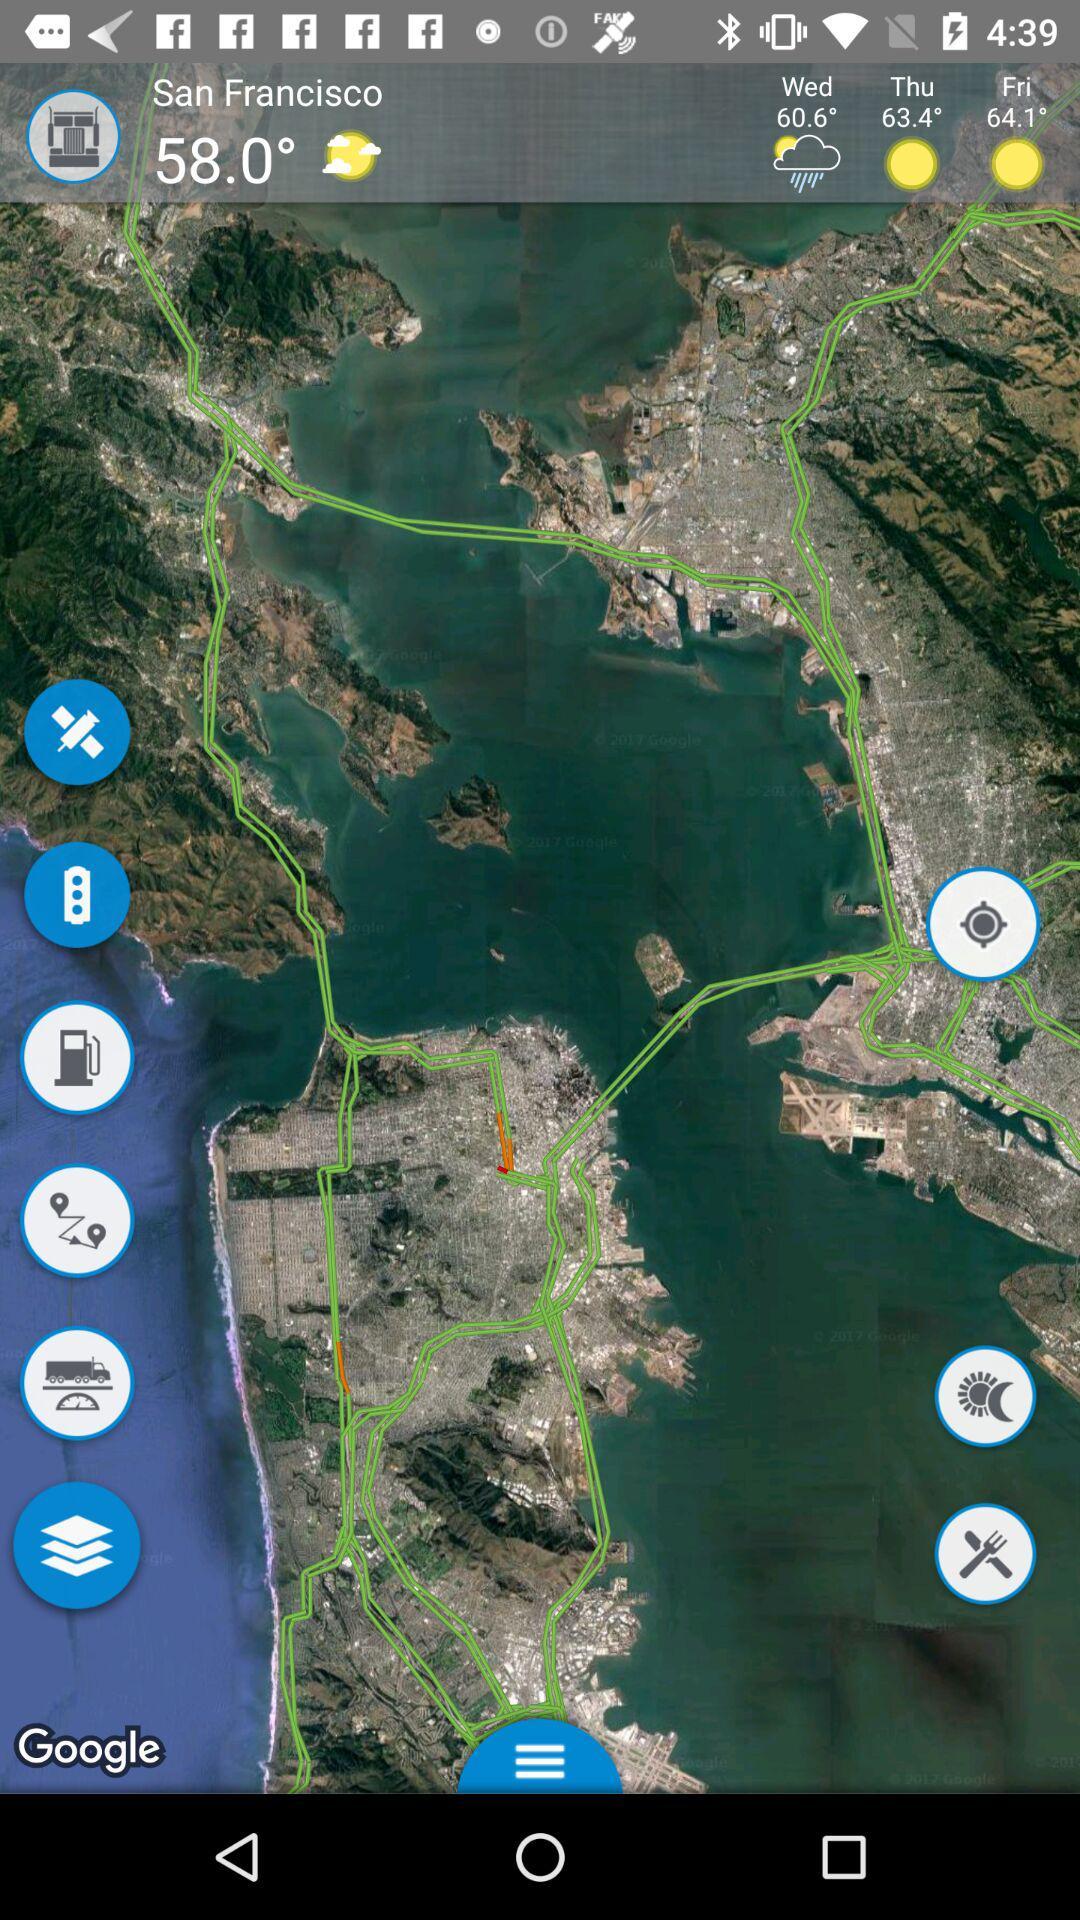  What do you see at coordinates (984, 1556) in the screenshot?
I see `search restaurants` at bounding box center [984, 1556].